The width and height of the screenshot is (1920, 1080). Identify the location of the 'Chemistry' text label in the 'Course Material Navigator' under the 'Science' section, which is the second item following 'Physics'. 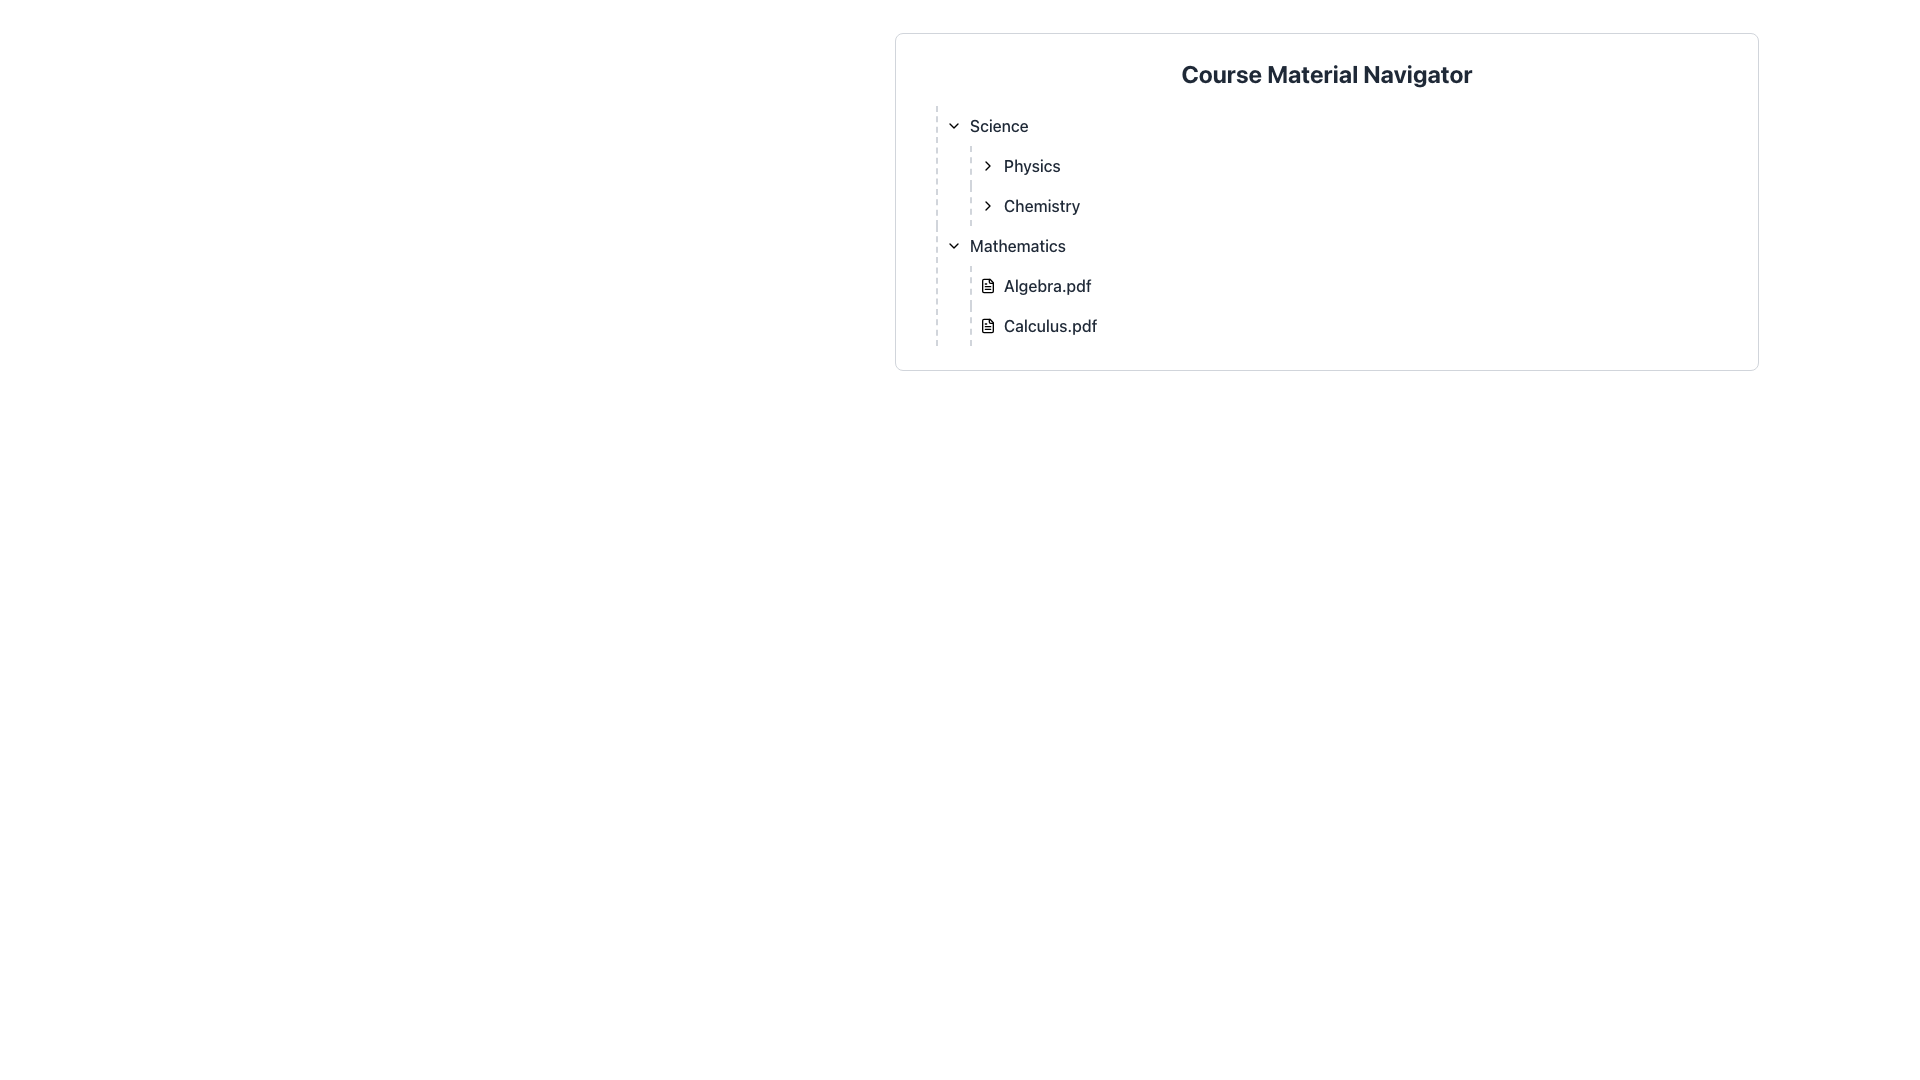
(1041, 205).